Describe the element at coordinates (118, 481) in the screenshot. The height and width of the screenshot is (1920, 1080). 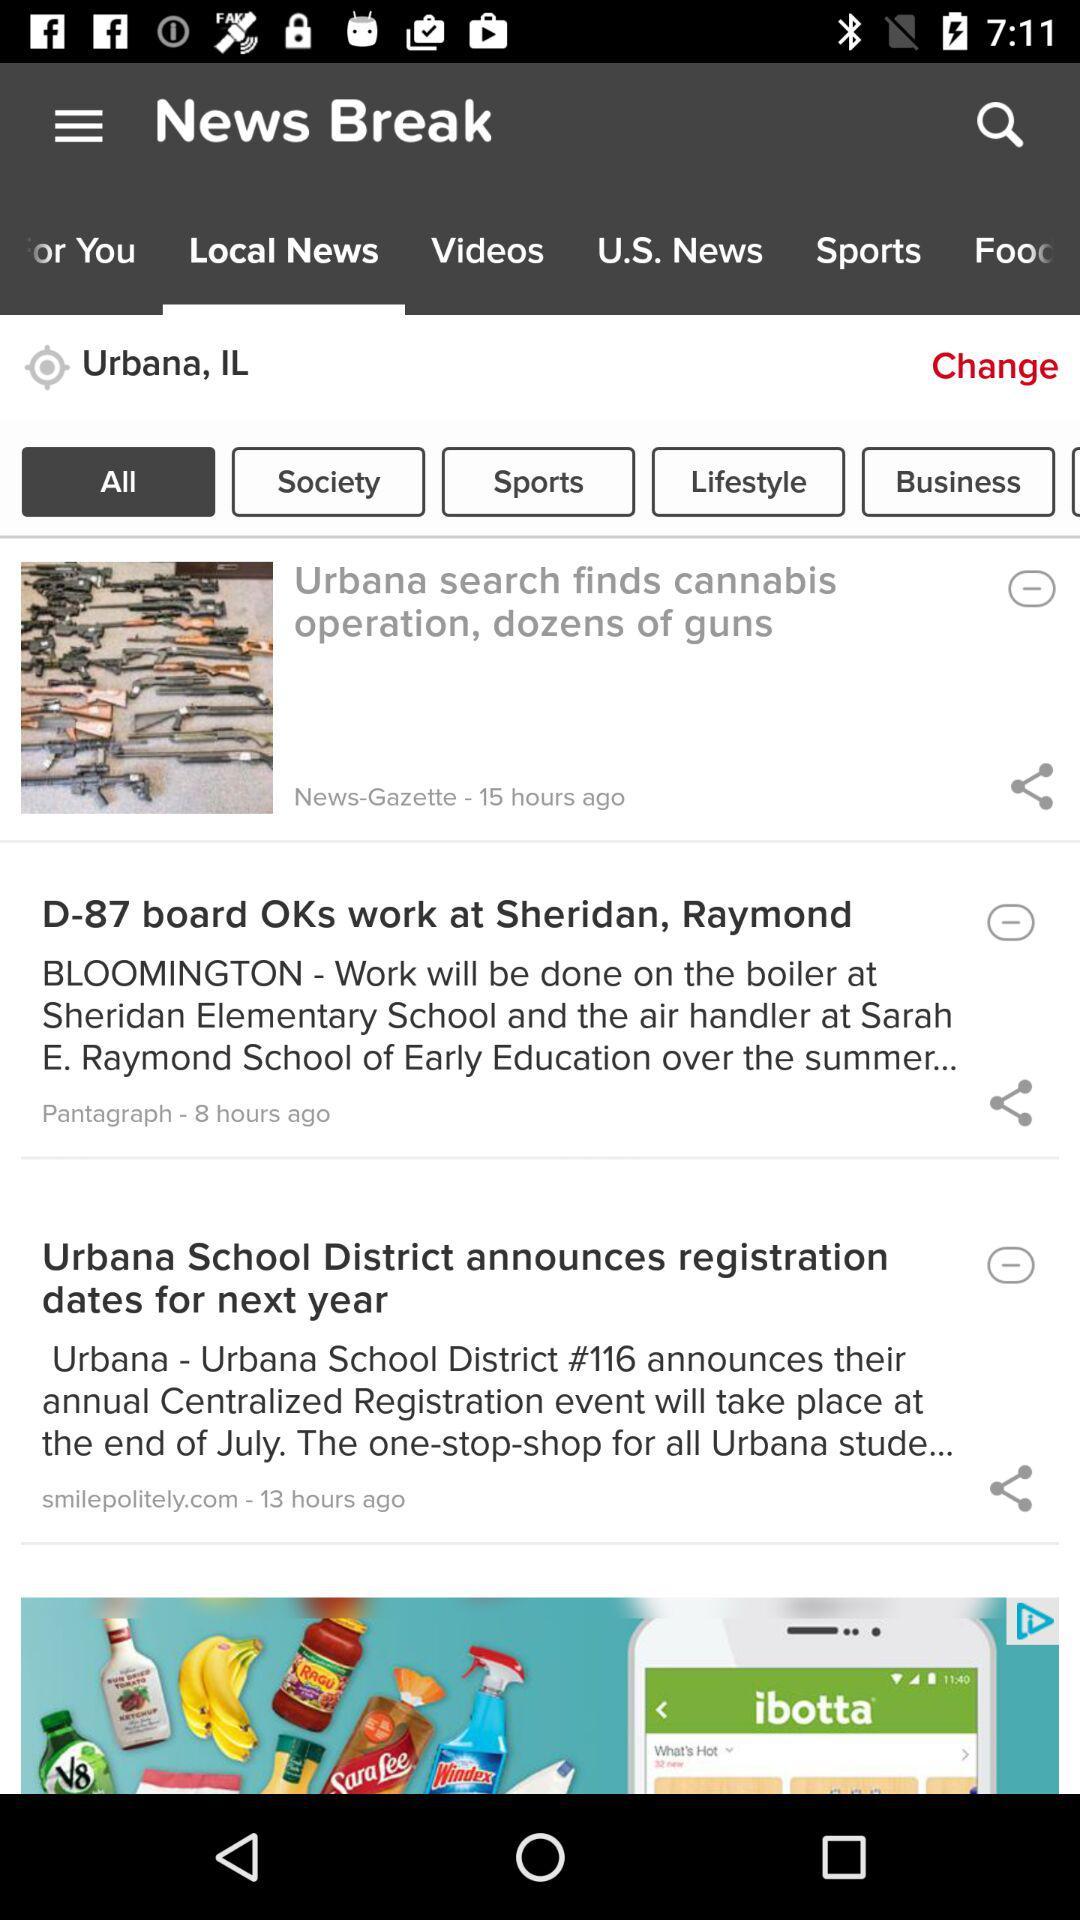
I see `button all` at that location.